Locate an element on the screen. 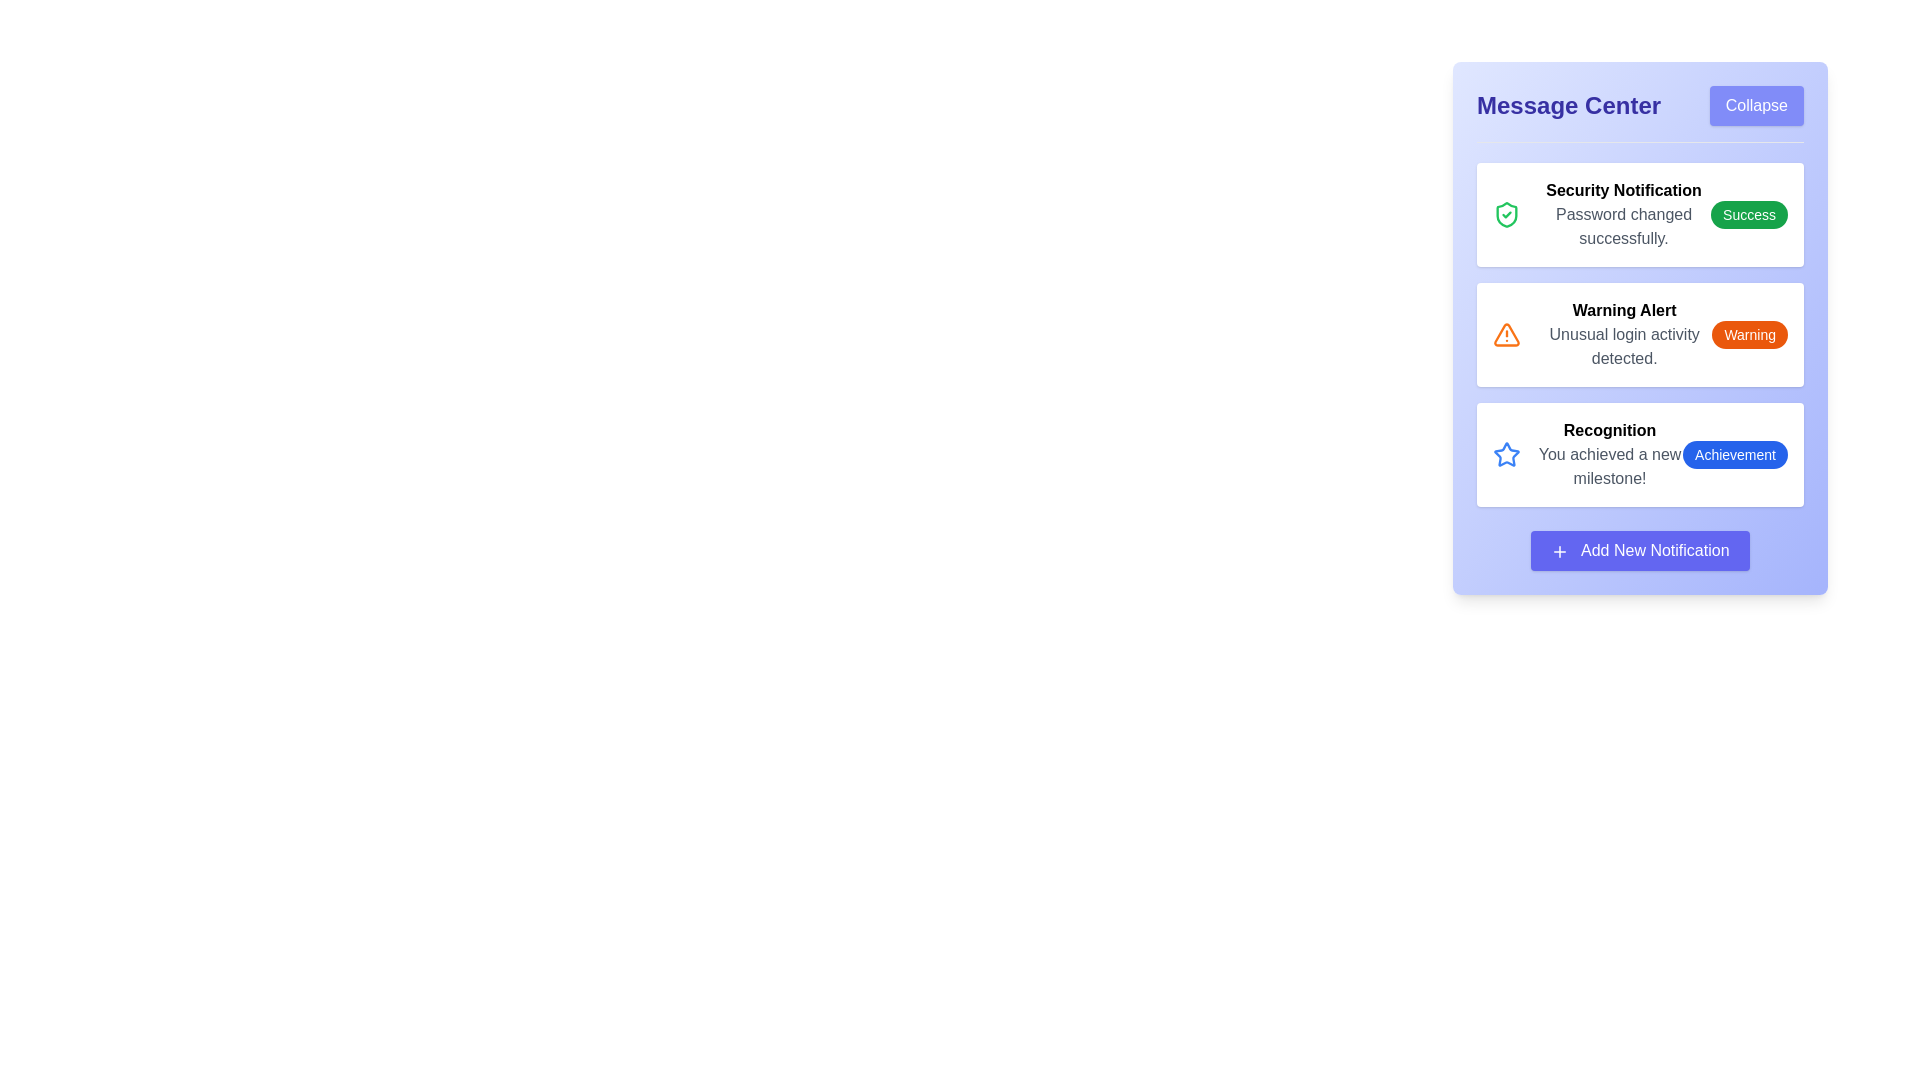 This screenshot has height=1080, width=1920. the 'Warning Alert' text displayed in bold typography located at the top of the second notification card in the 'Message Center' panel is located at coordinates (1624, 311).